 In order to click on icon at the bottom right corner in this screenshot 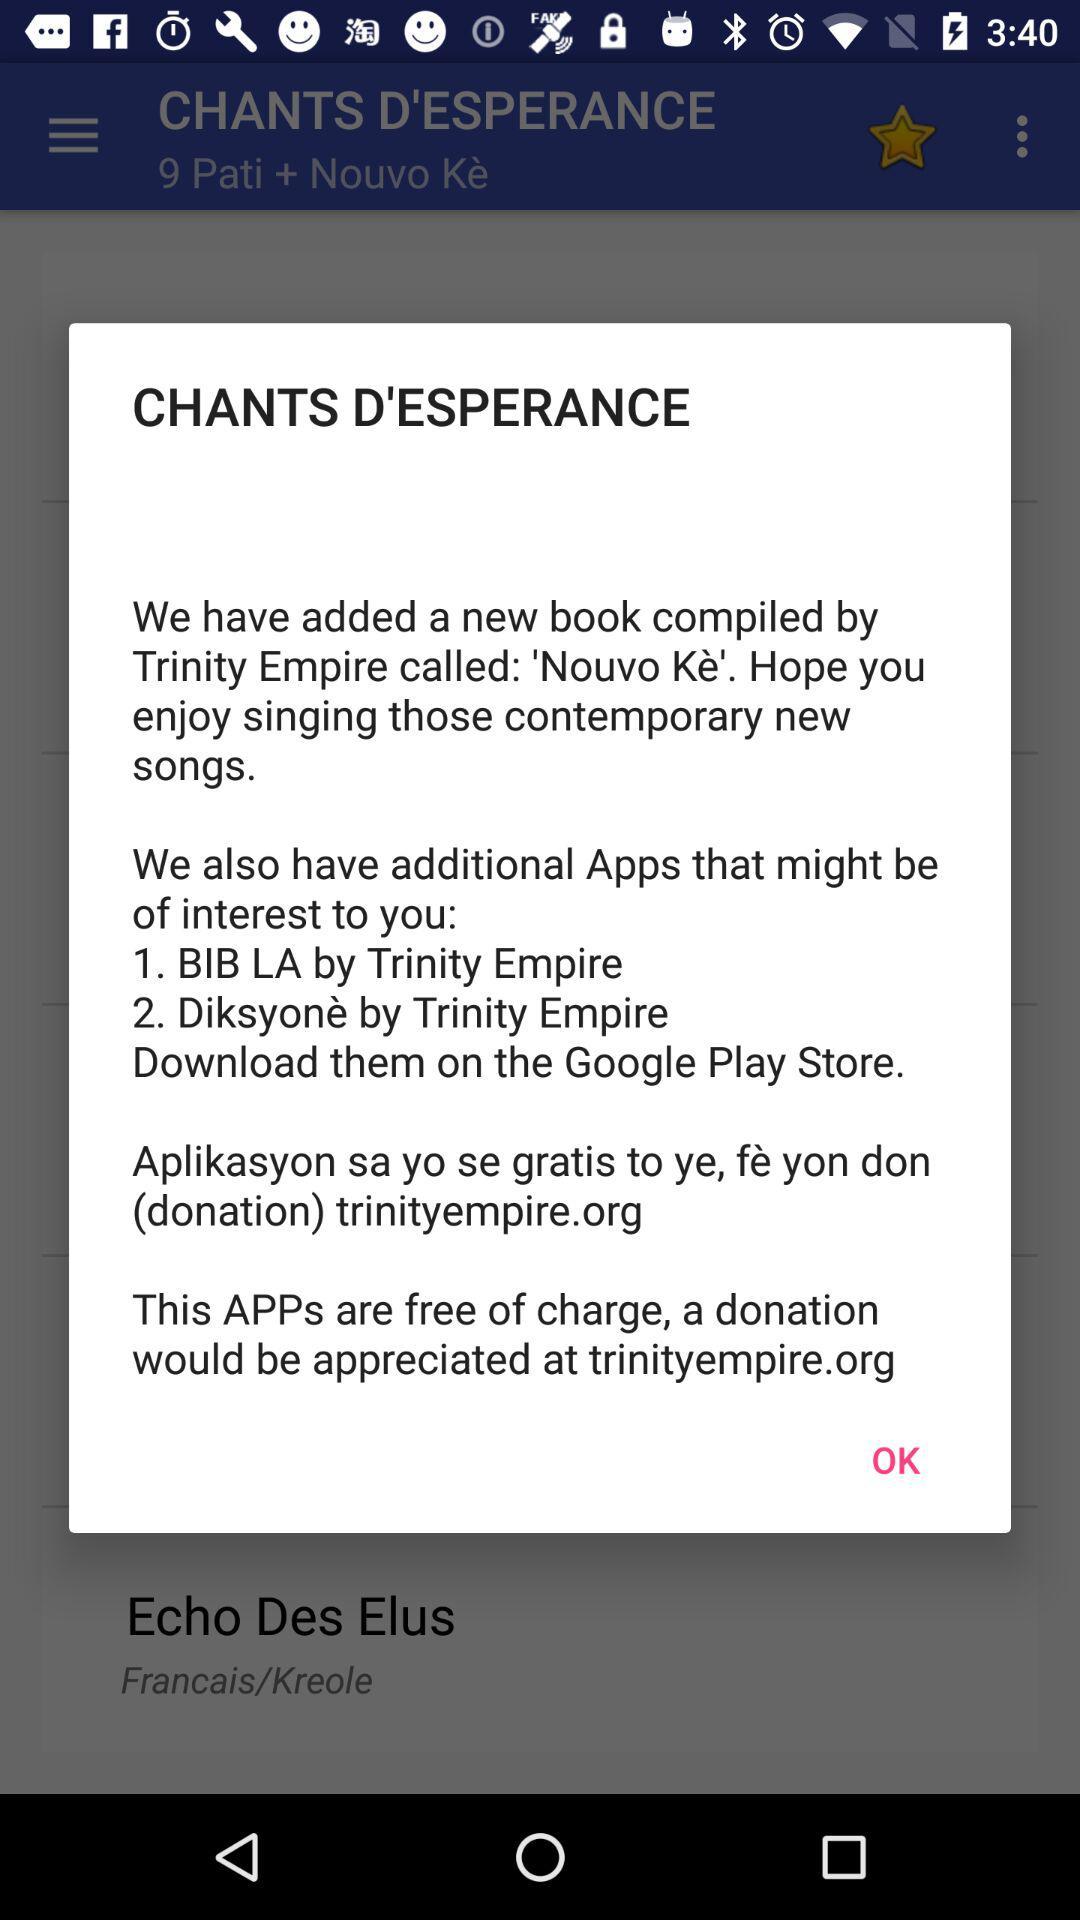, I will do `click(894, 1459)`.